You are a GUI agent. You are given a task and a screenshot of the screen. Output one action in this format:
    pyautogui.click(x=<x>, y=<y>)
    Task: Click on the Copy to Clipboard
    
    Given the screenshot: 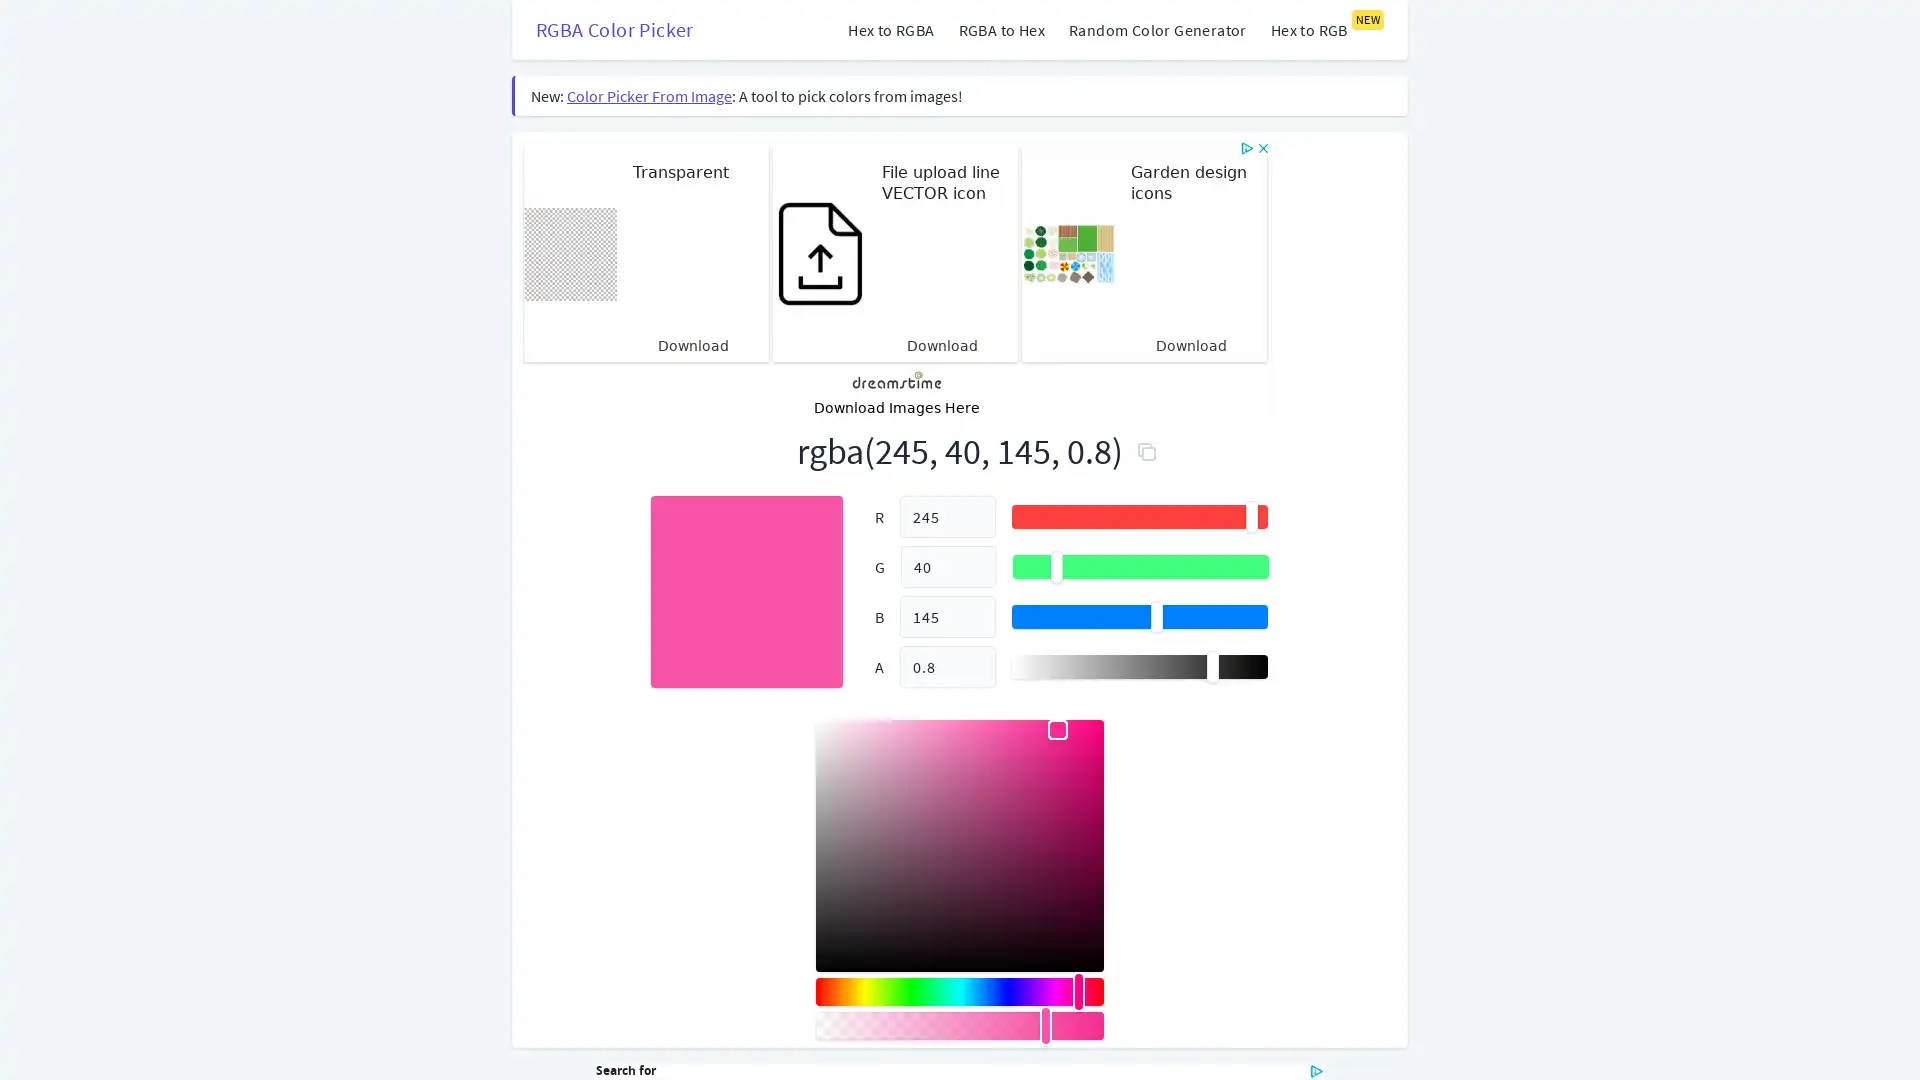 What is the action you would take?
    pyautogui.click(x=1147, y=451)
    